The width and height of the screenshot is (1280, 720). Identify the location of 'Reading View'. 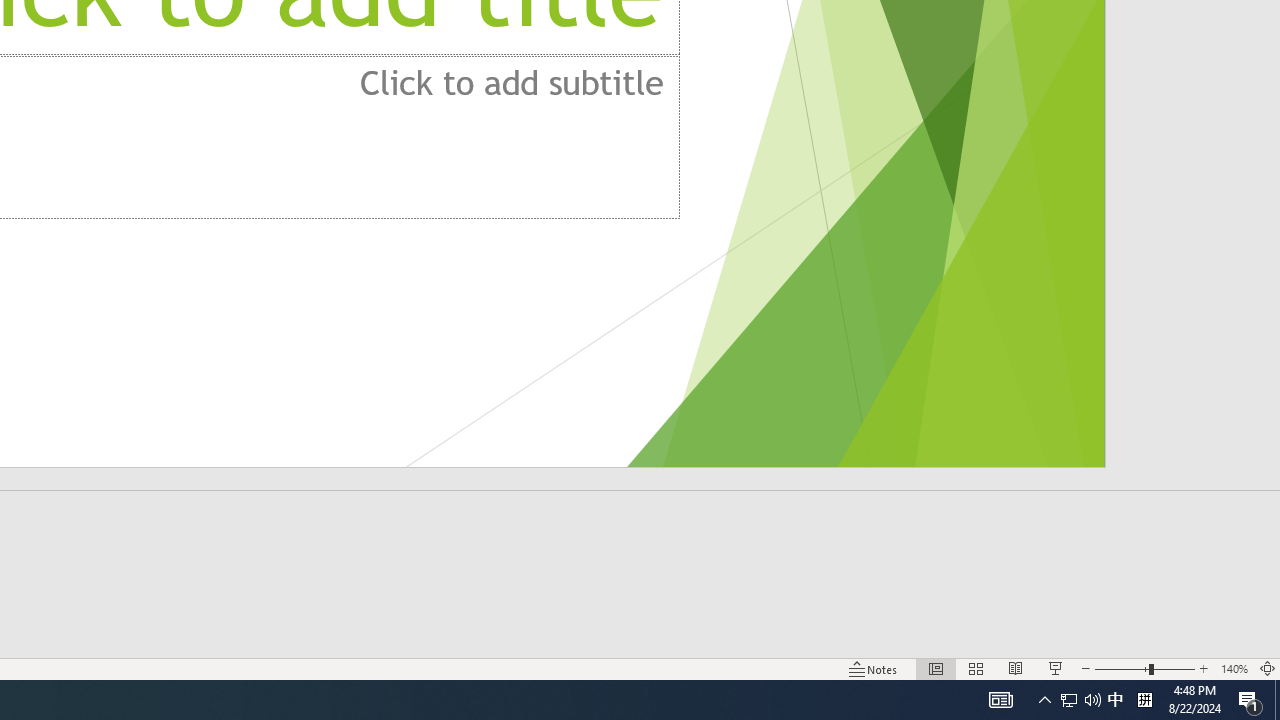
(1015, 669).